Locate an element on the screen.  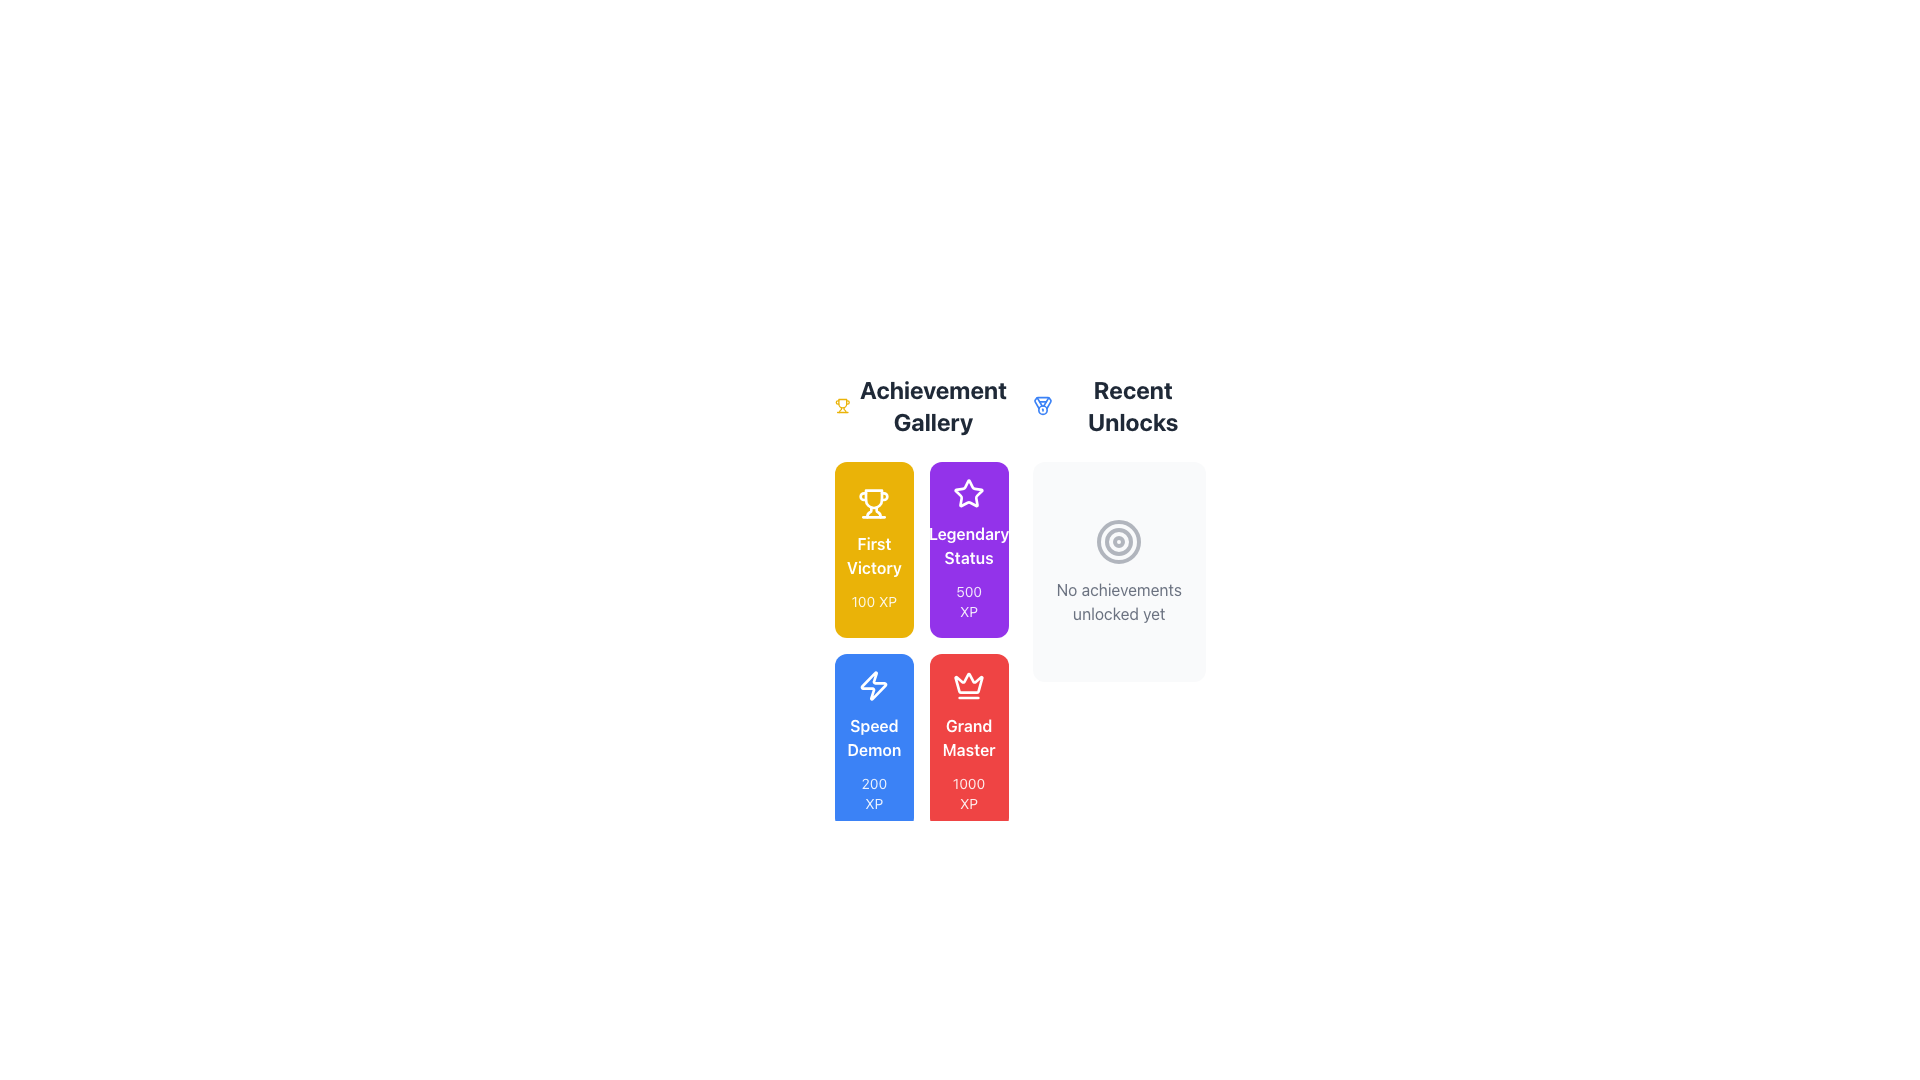
'Achievement Gallery' heading, which is styled in bold, dark gray text and accompanied by a yellow trophy icon, to understand the section's purpose is located at coordinates (920, 405).